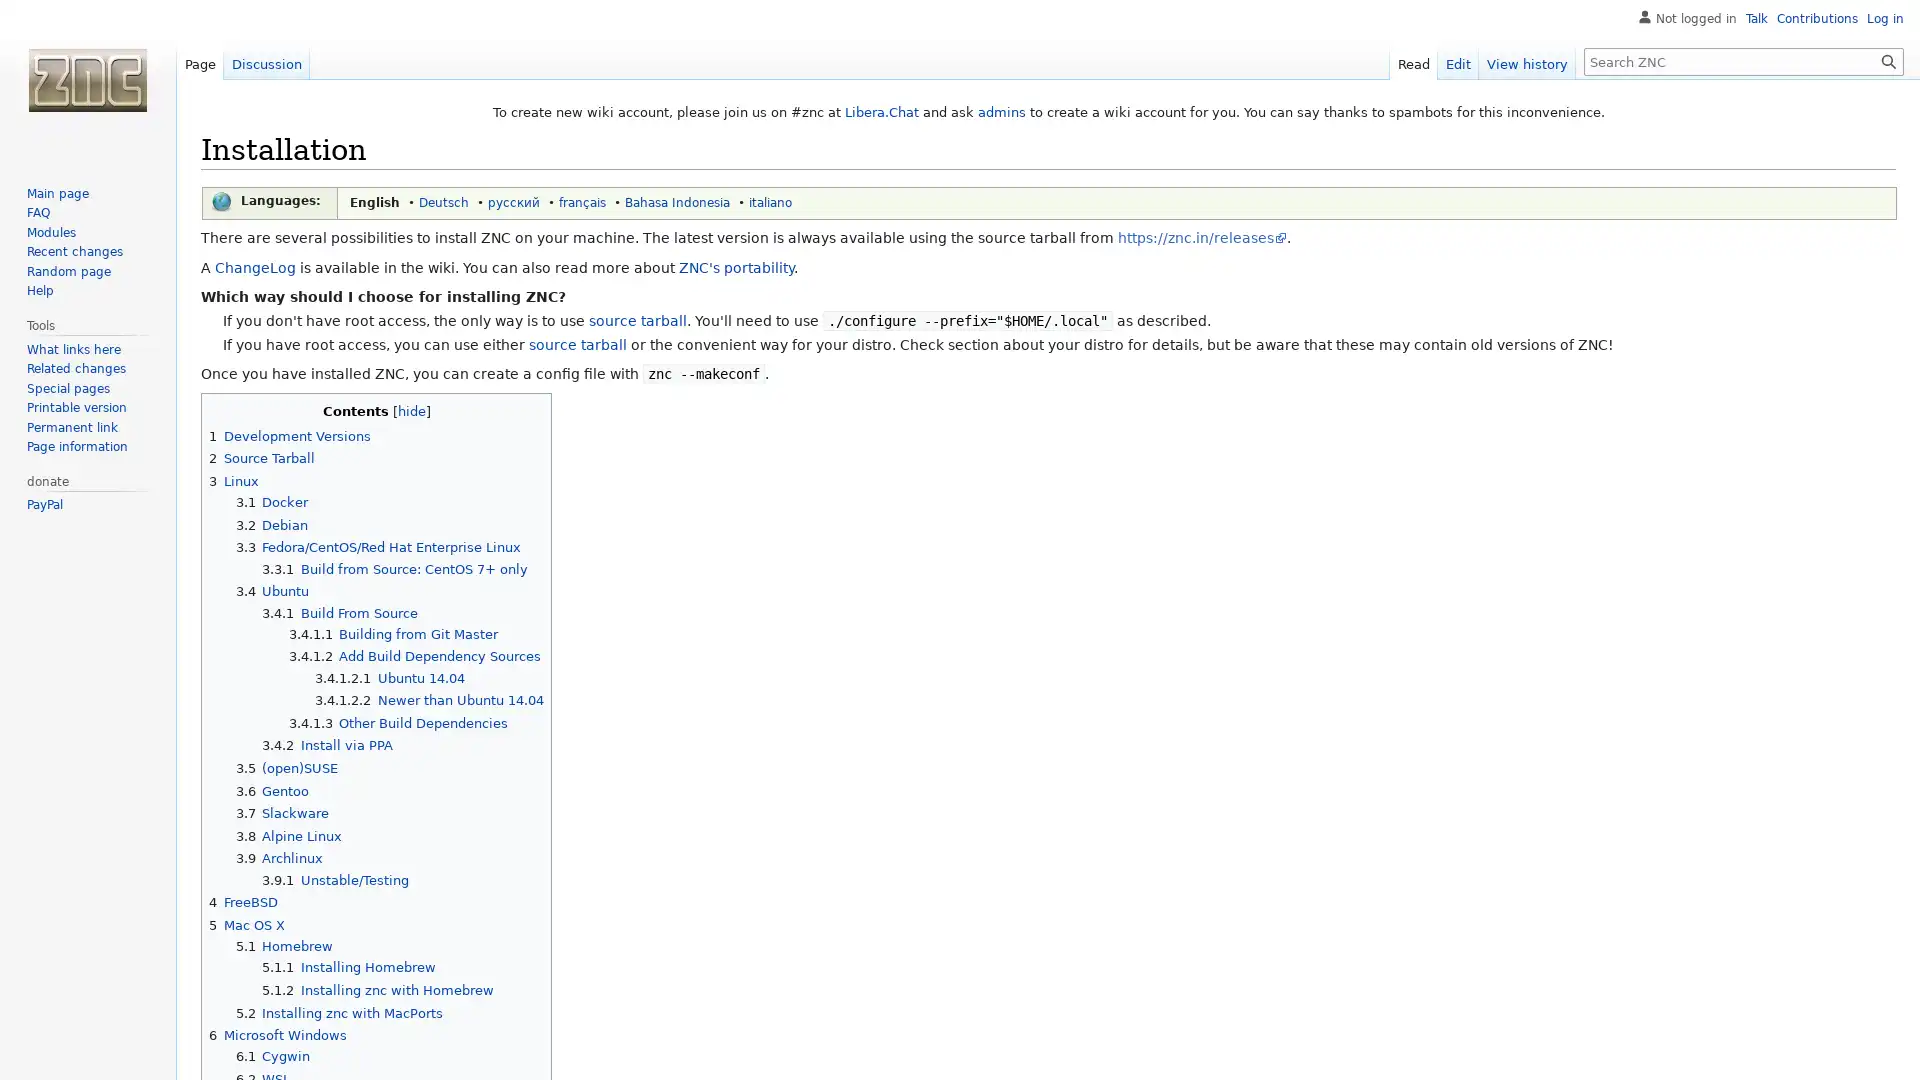  Describe the element at coordinates (1888, 60) in the screenshot. I see `Search` at that location.